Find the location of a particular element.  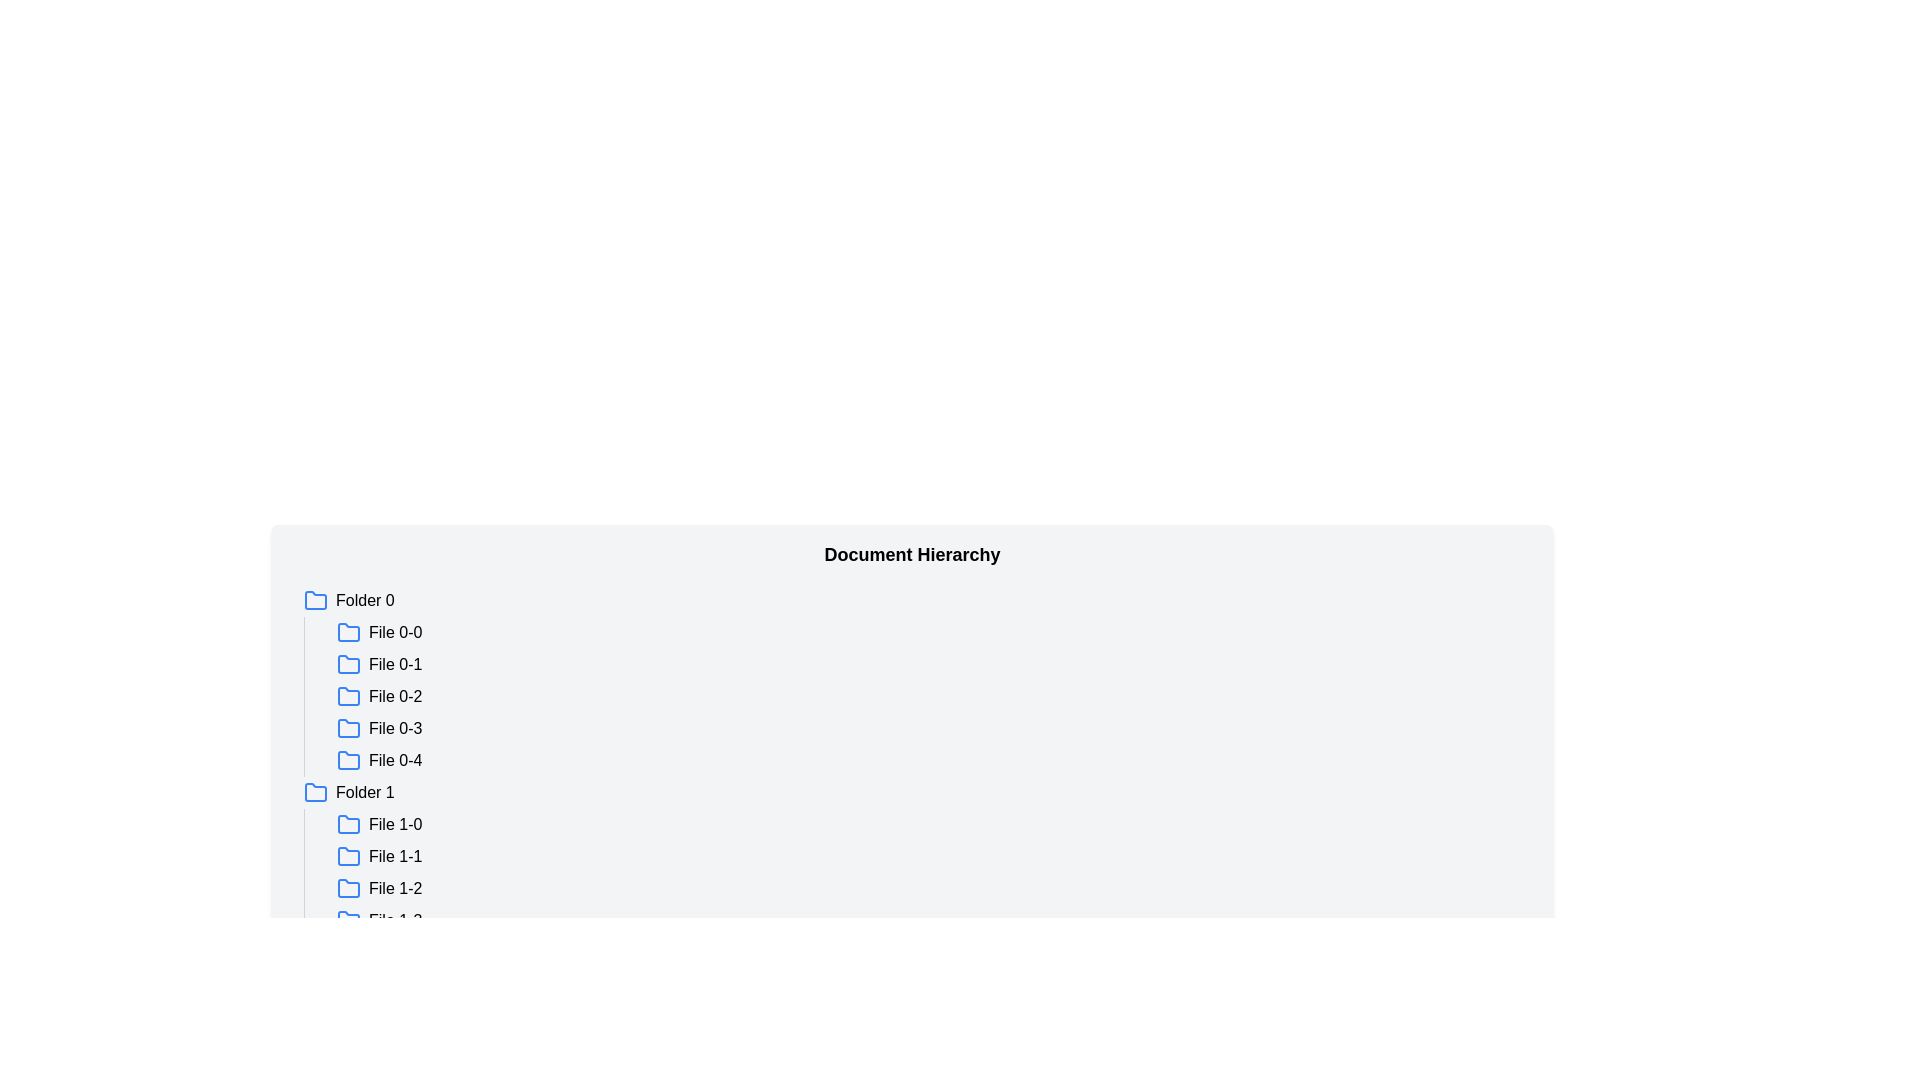

the static text label displaying 'File 1-3', which is positioned next to a folder icon within the list under 'Folder 1' is located at coordinates (395, 921).